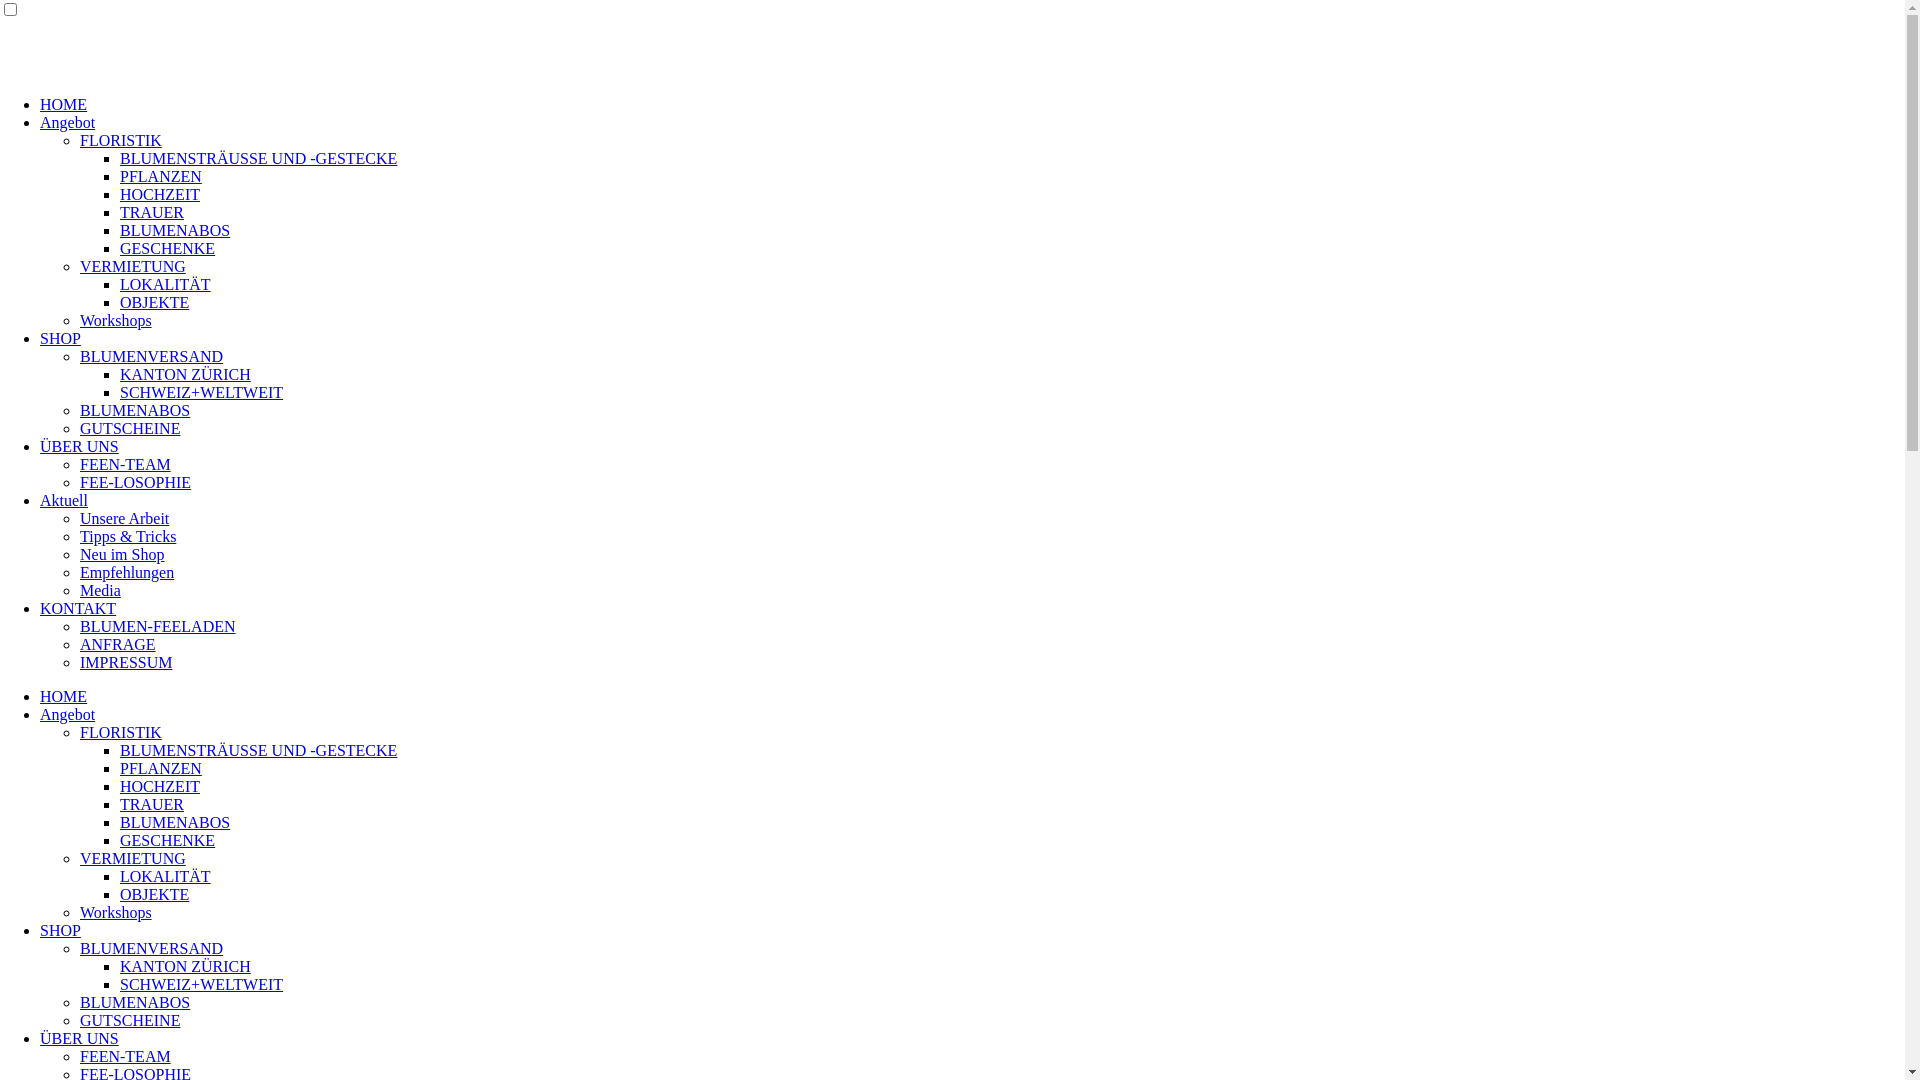 Image resolution: width=1920 pixels, height=1080 pixels. Describe the element at coordinates (157, 625) in the screenshot. I see `'BLUMEN-FEELADEN'` at that location.